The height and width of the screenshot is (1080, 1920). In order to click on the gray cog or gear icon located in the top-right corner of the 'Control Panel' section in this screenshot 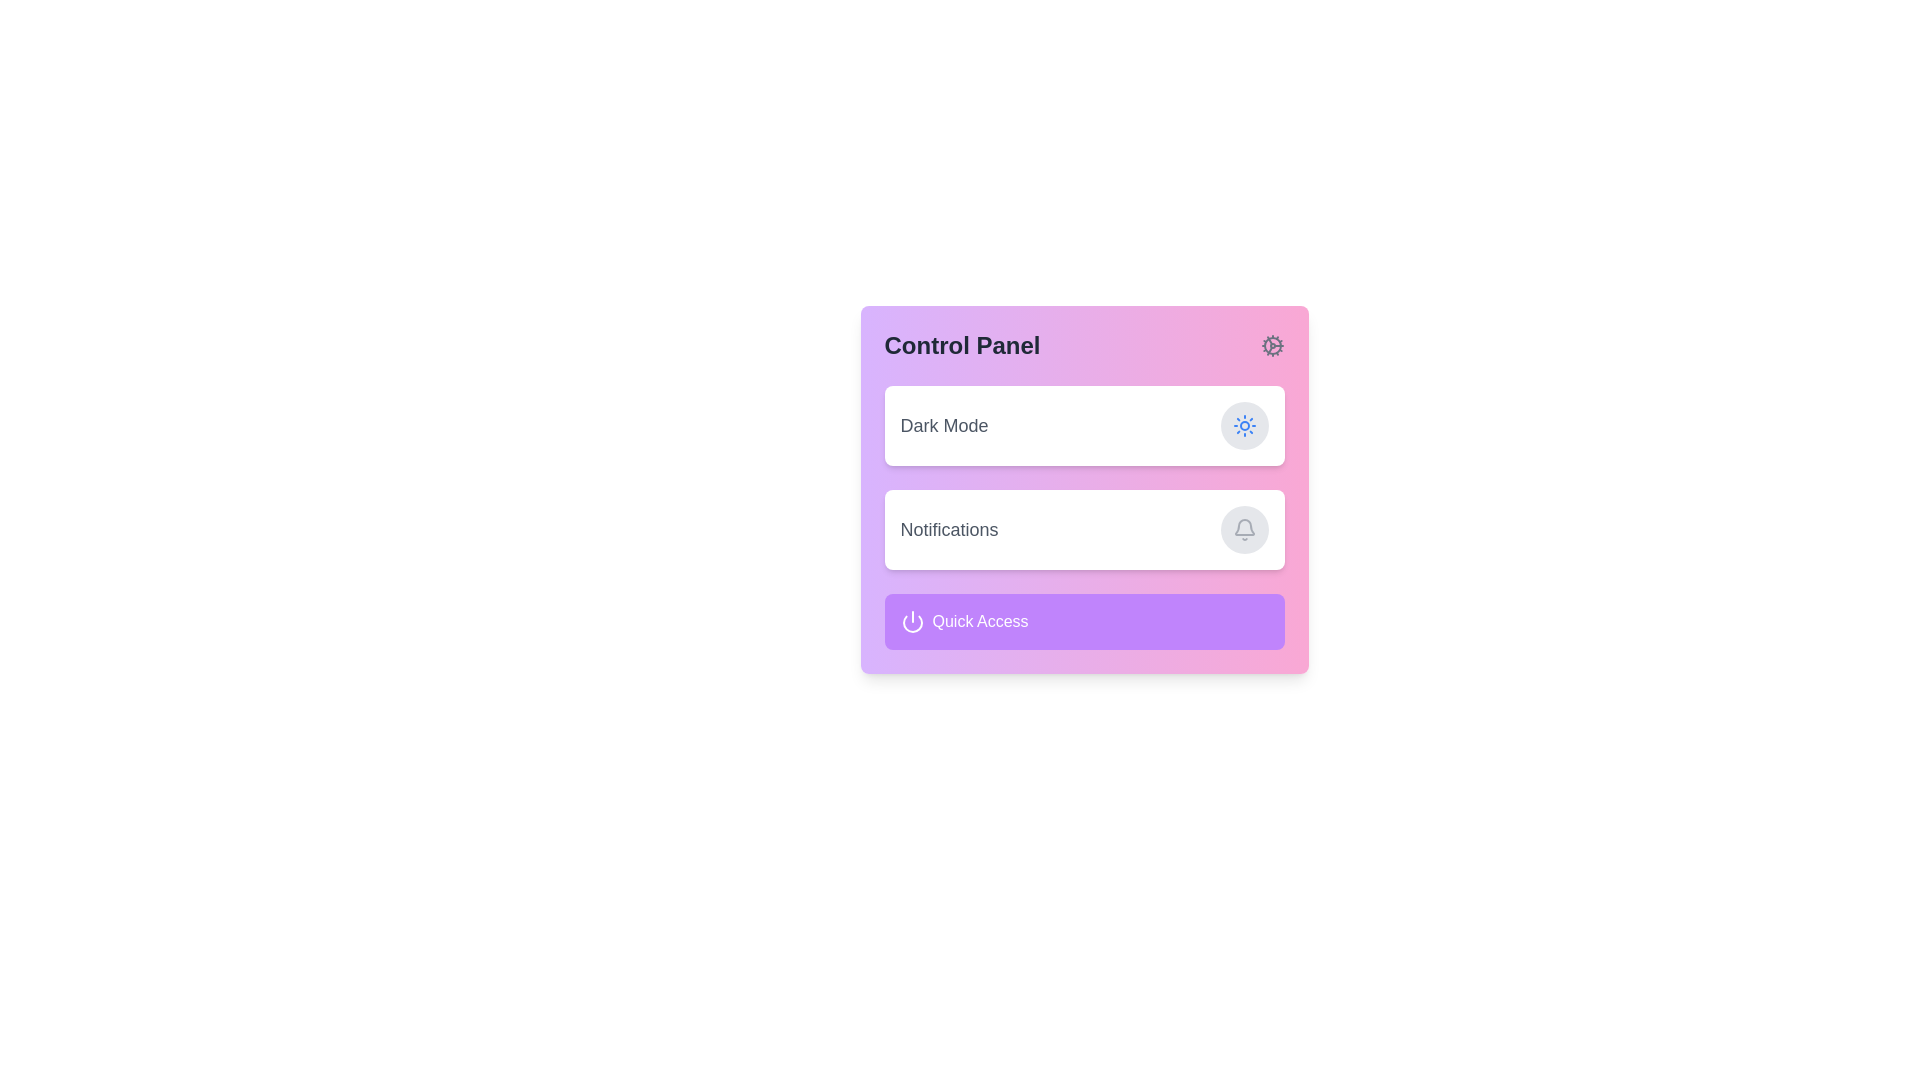, I will do `click(1271, 345)`.